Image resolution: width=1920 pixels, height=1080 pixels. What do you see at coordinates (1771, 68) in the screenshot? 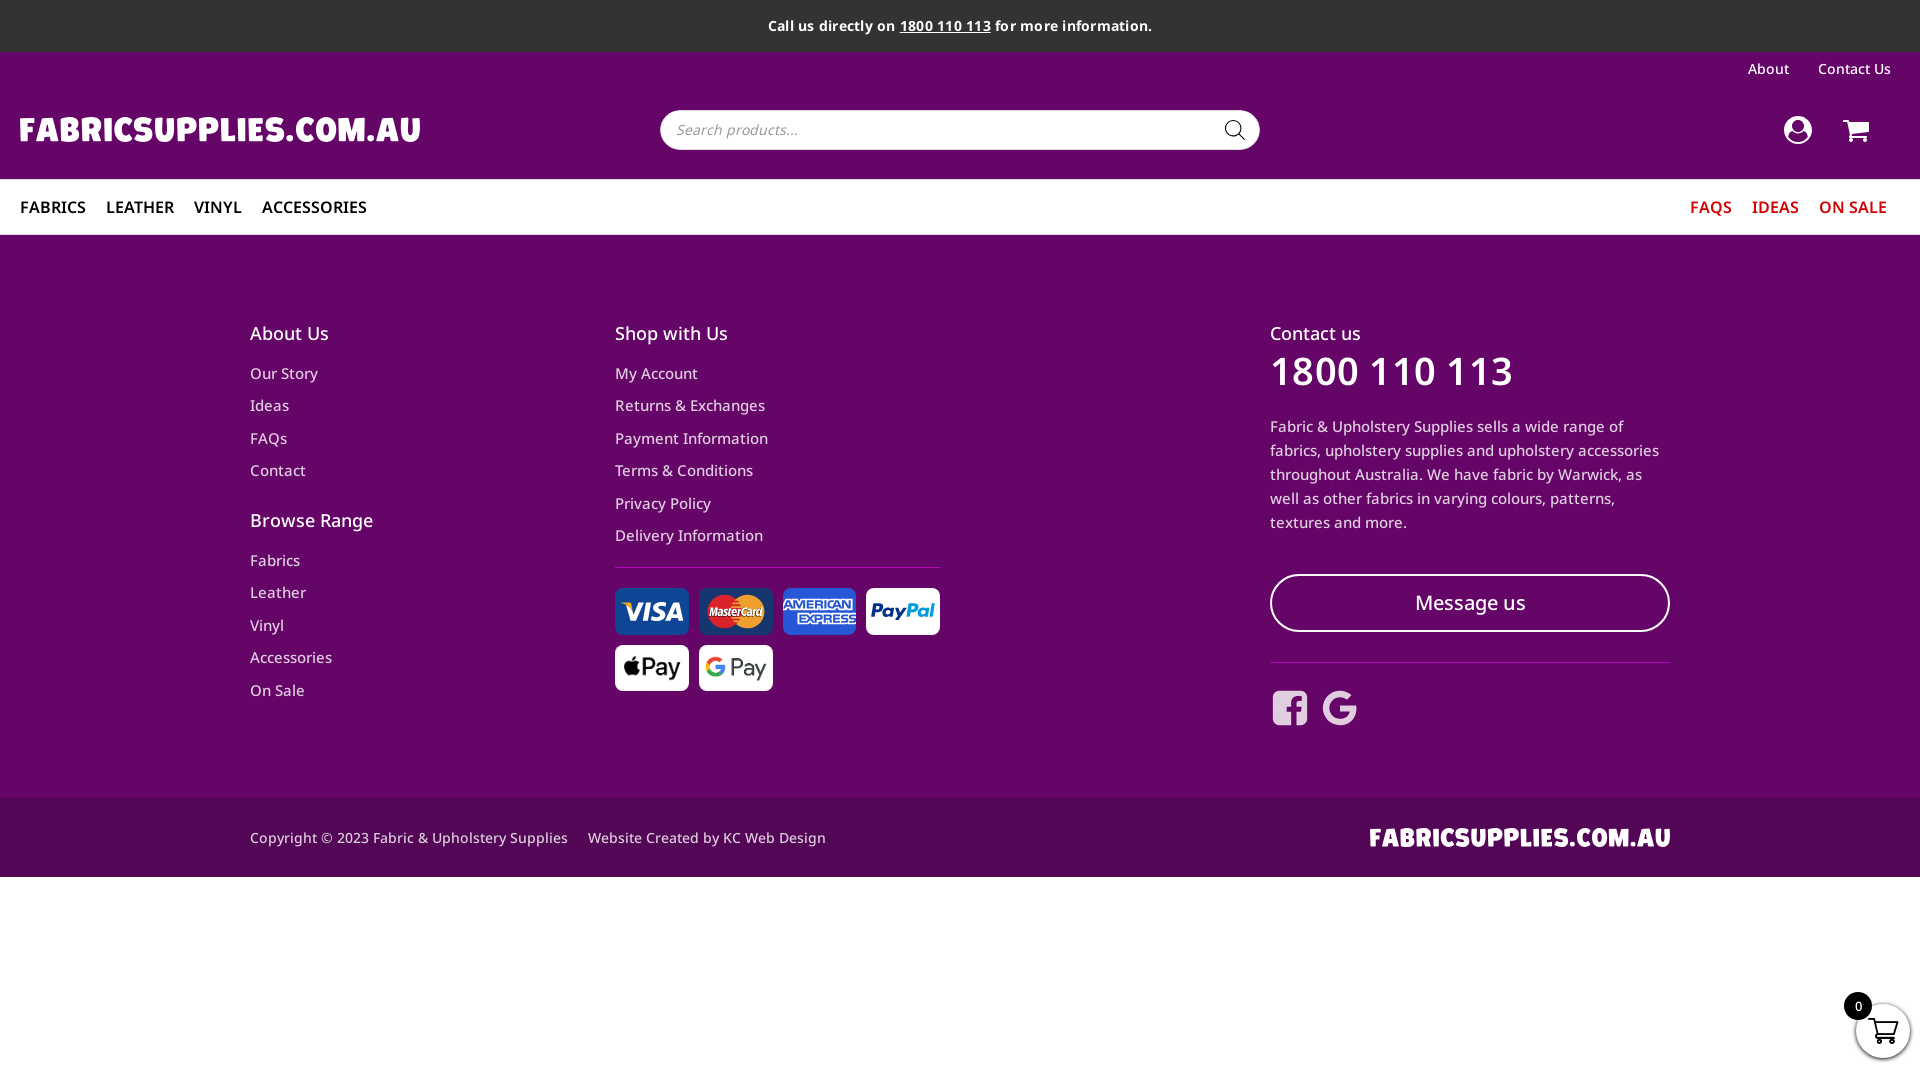
I see `'About'` at bounding box center [1771, 68].